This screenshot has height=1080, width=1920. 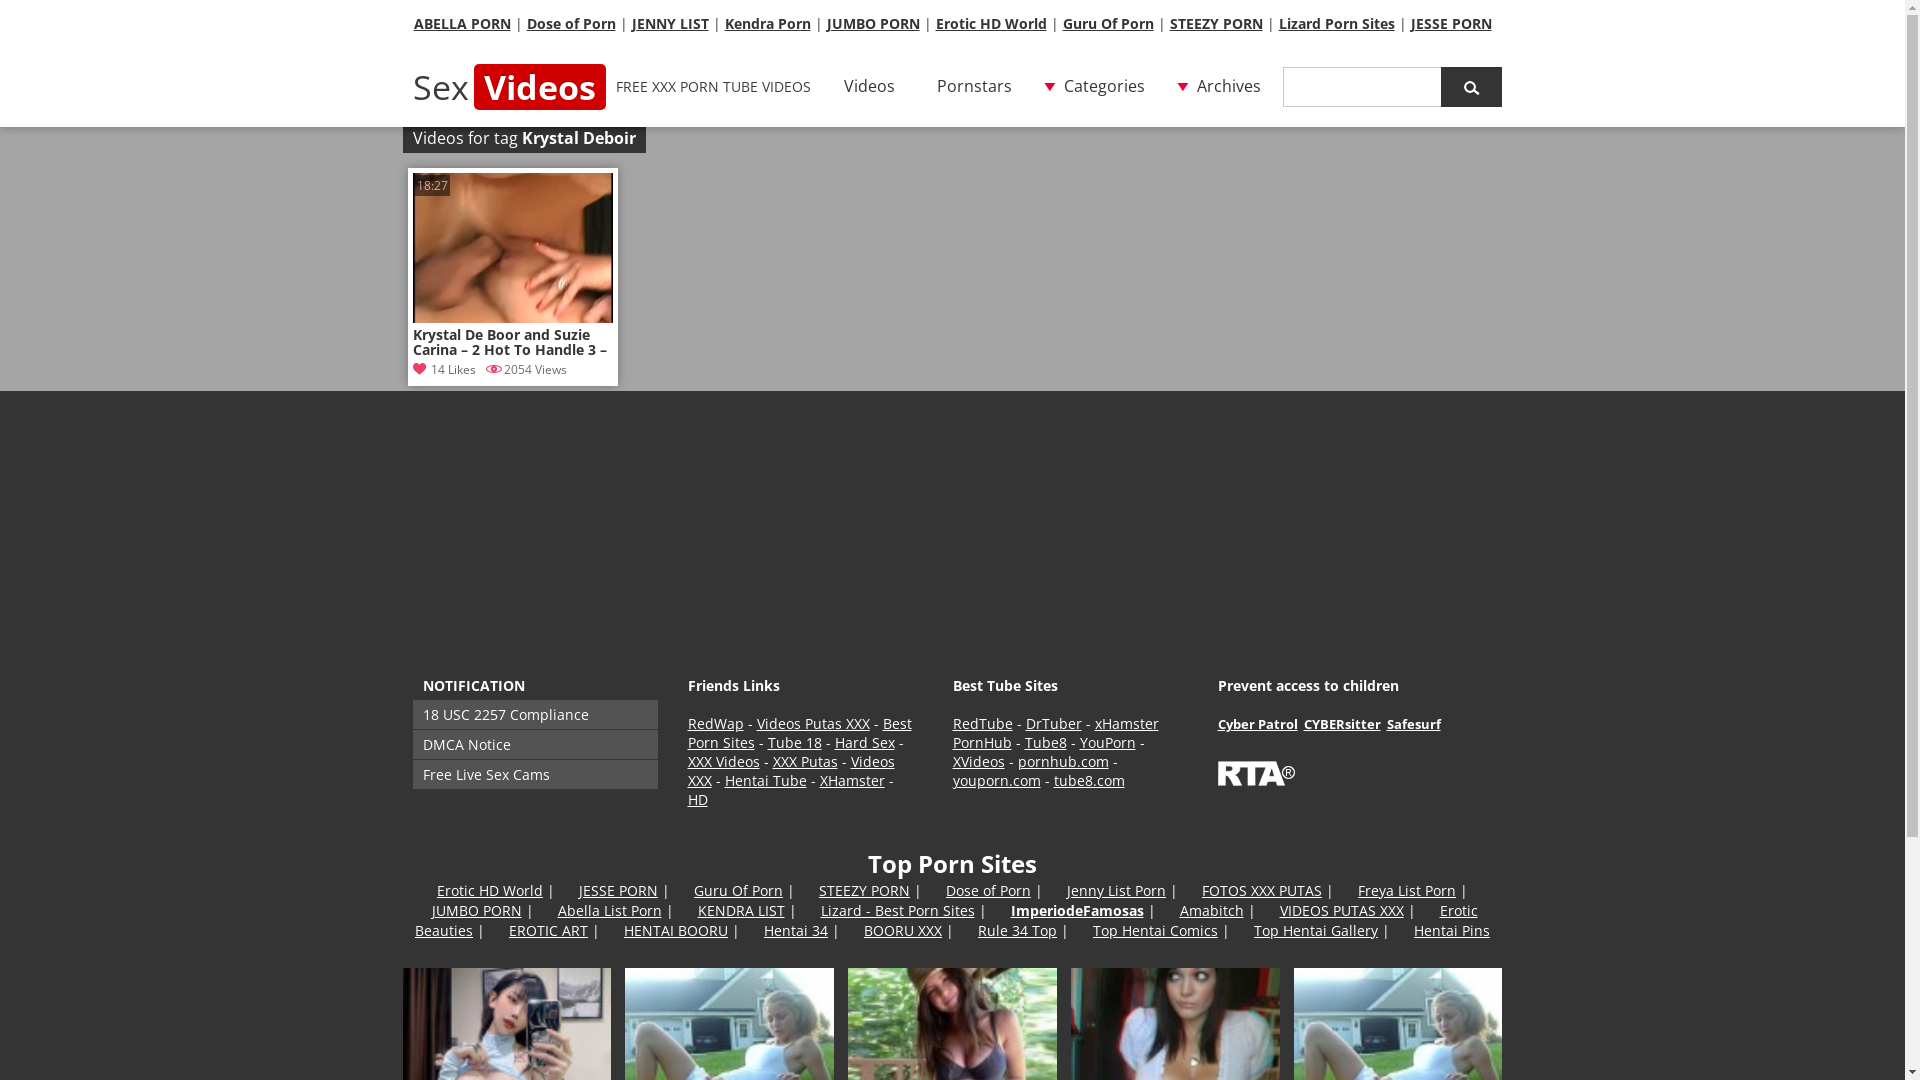 I want to click on 'YouPorn', so click(x=1107, y=742).